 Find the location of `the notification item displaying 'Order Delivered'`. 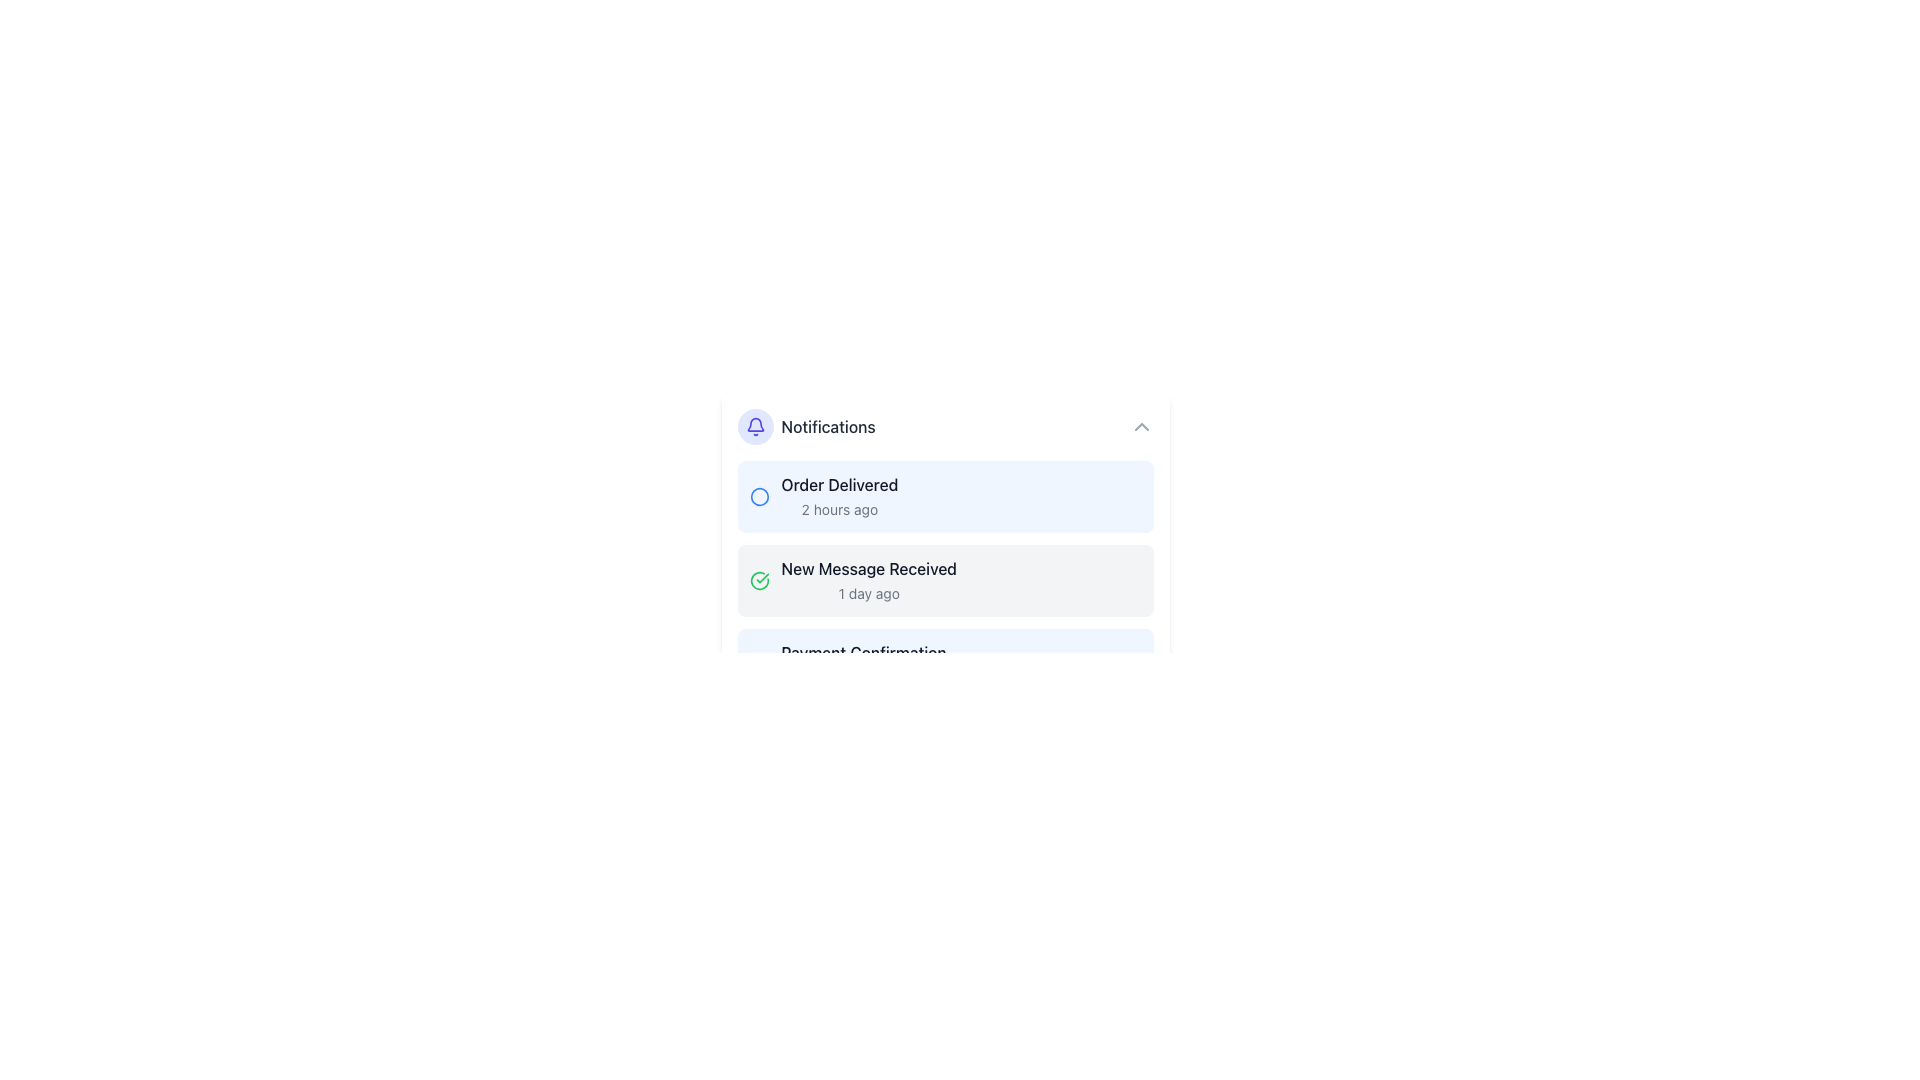

the notification item displaying 'Order Delivered' is located at coordinates (823, 496).